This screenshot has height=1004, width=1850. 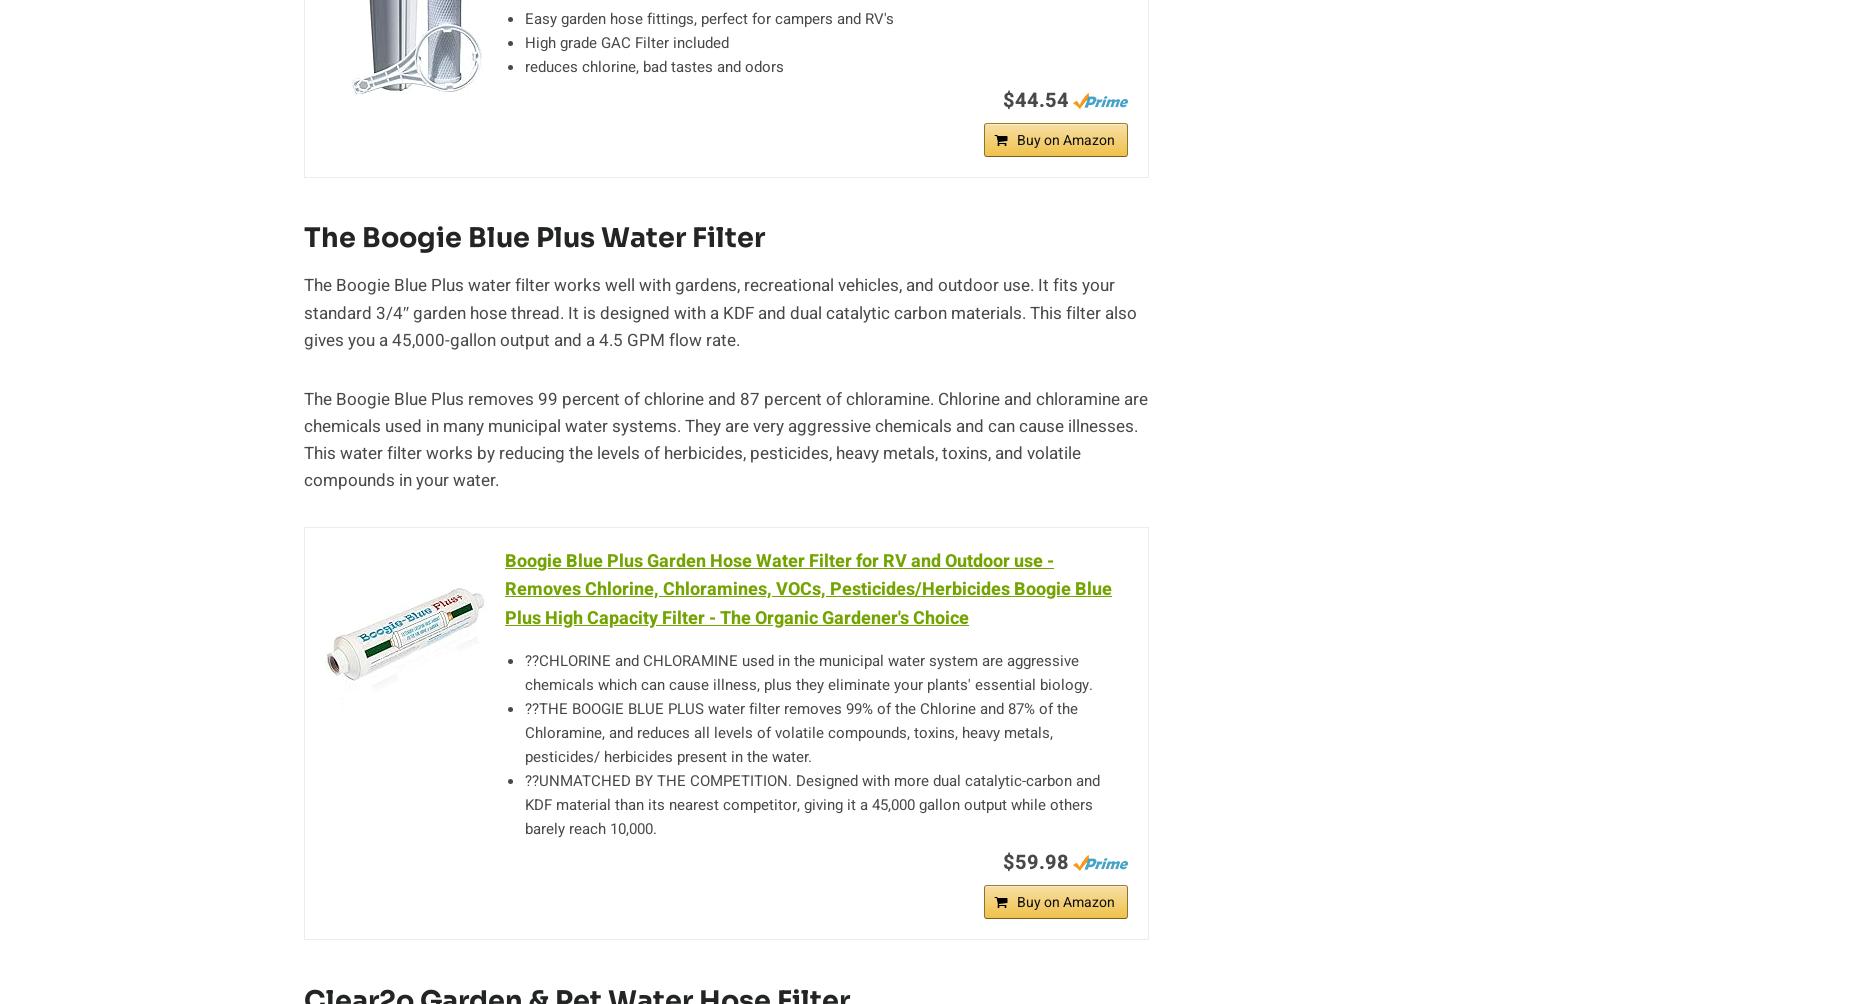 I want to click on '??CHLORINE and CHLORAMINE used in the municipal water system are aggressive chemicals which can cause illness, plus they eliminate your plants' essential biology.', so click(x=809, y=671).